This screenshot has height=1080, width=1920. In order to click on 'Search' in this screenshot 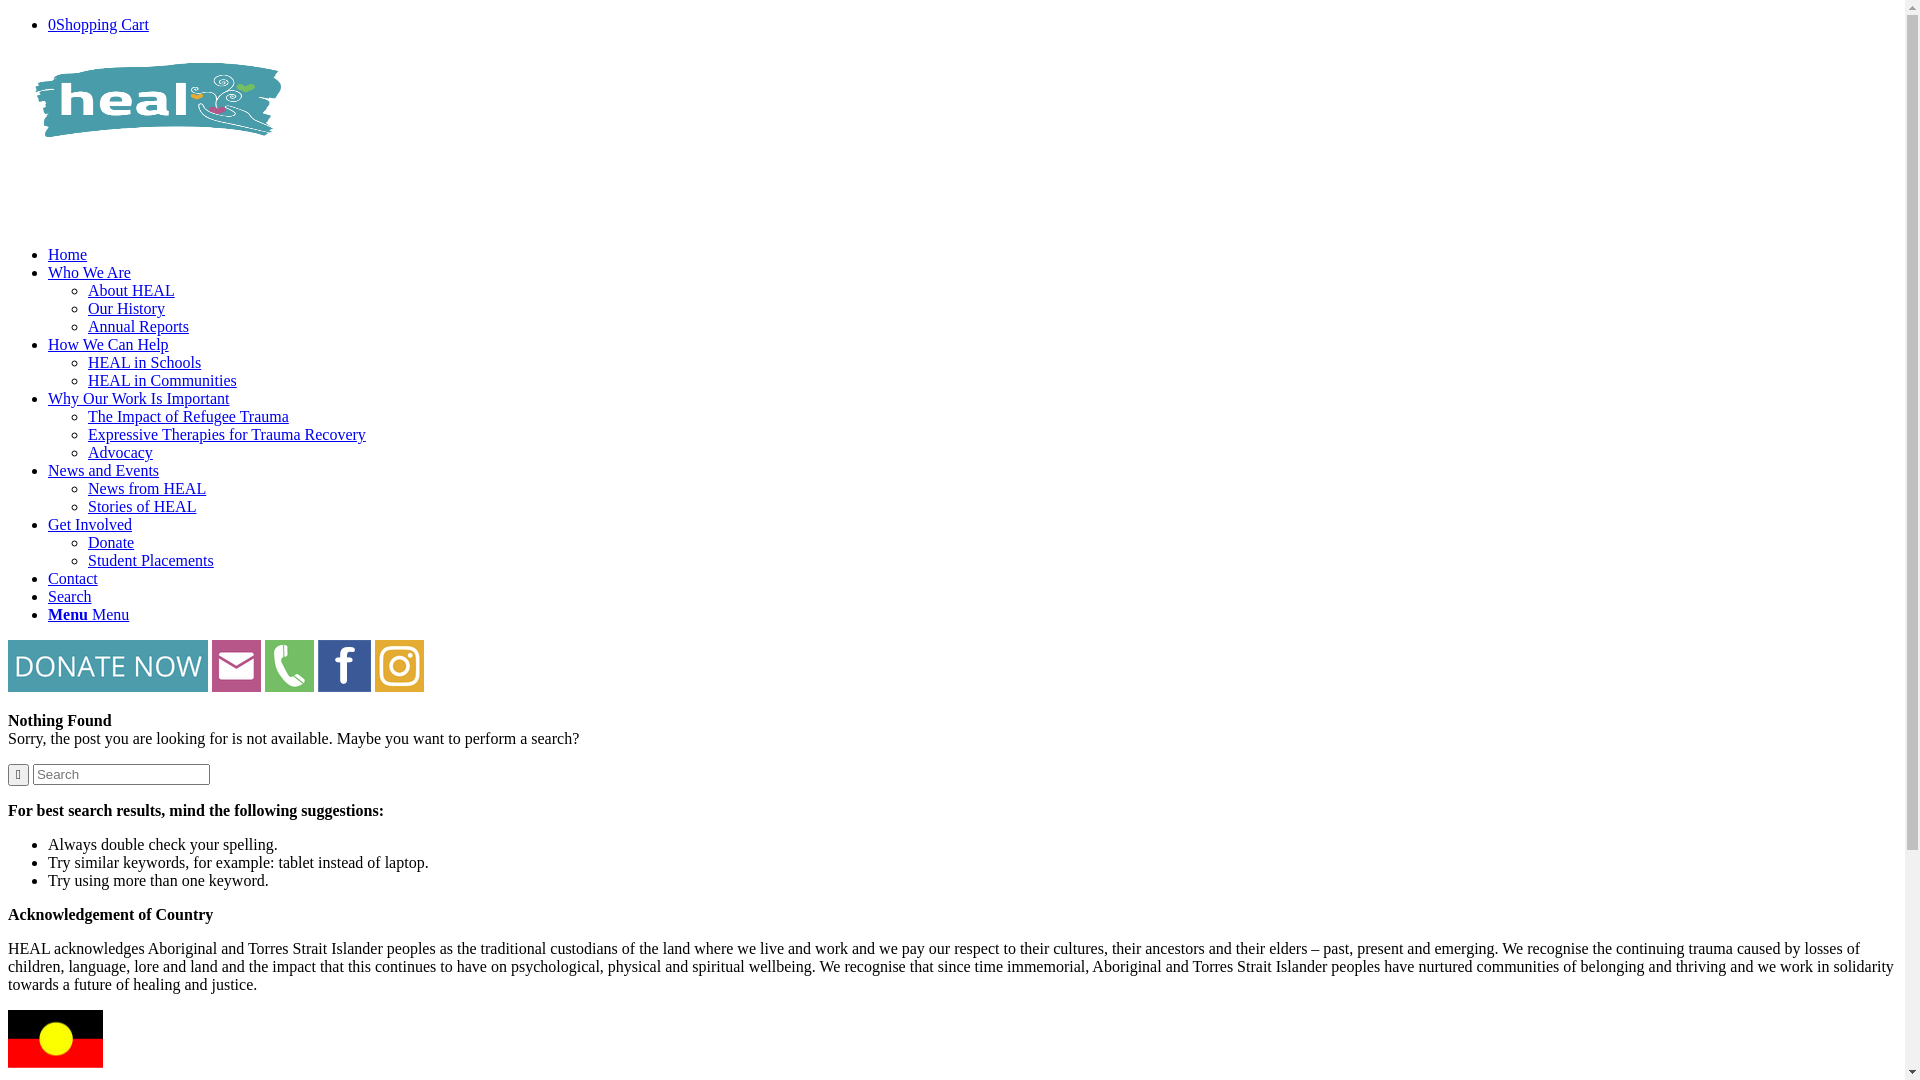, I will do `click(70, 595)`.